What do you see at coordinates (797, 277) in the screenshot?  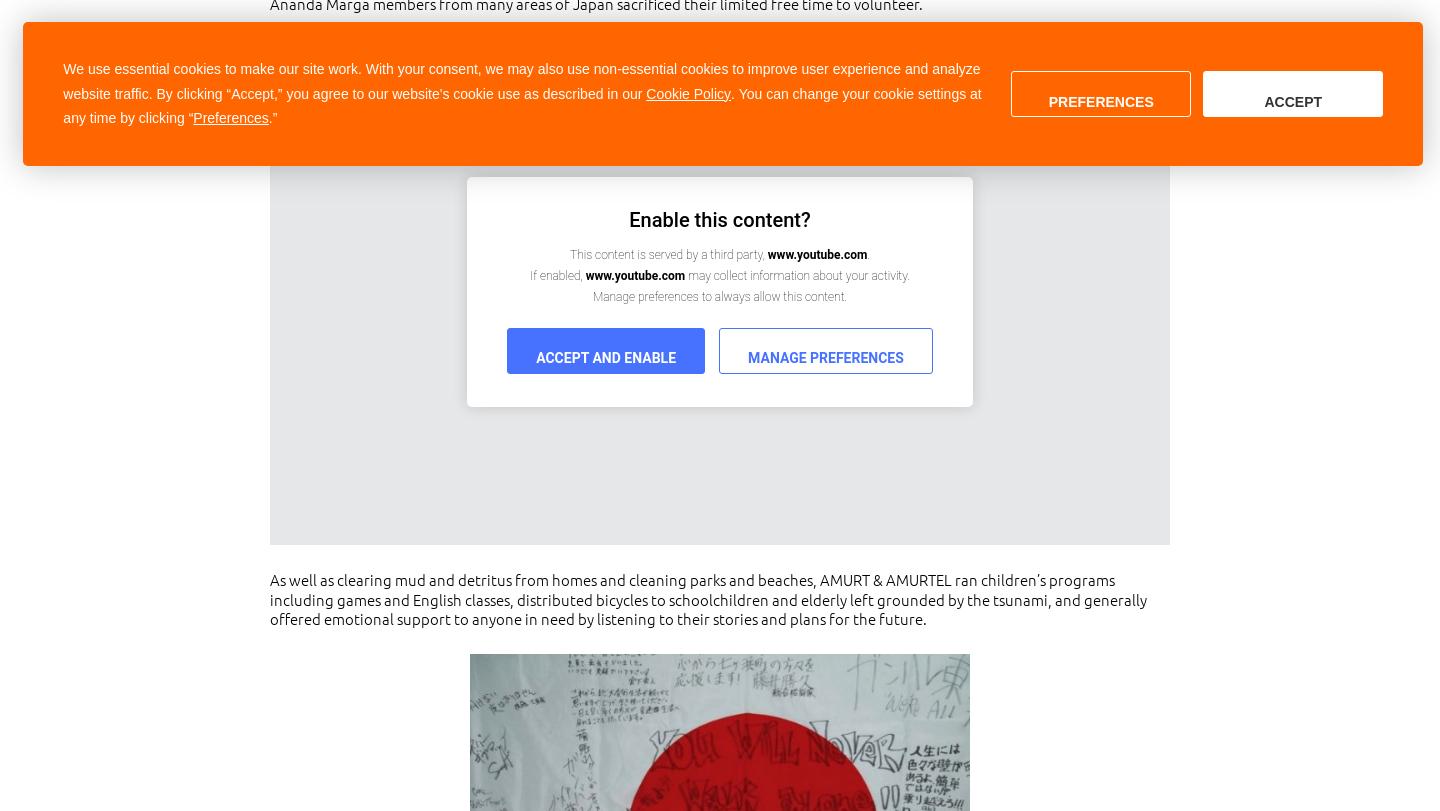 I see `'may collect information about your activity.'` at bounding box center [797, 277].